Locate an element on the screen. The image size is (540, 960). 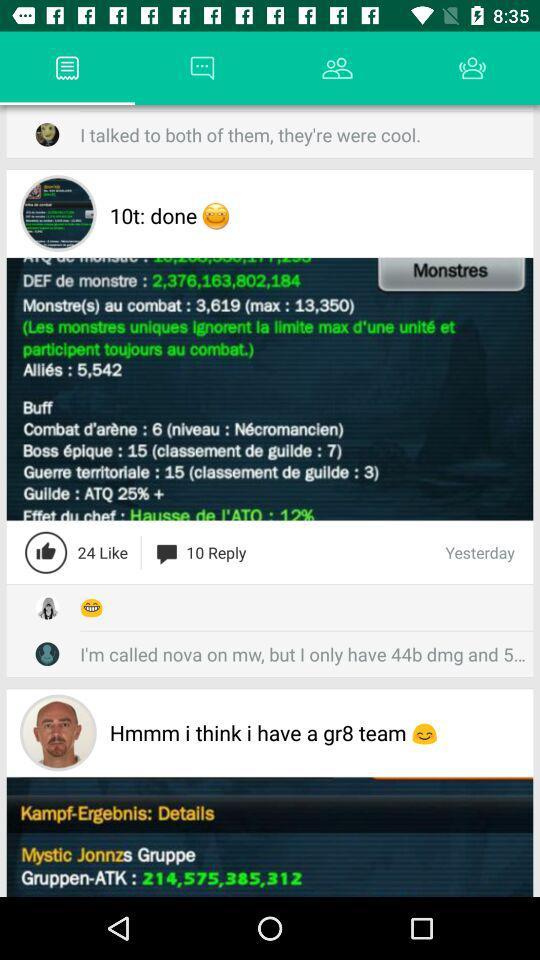
like this is located at coordinates (46, 552).